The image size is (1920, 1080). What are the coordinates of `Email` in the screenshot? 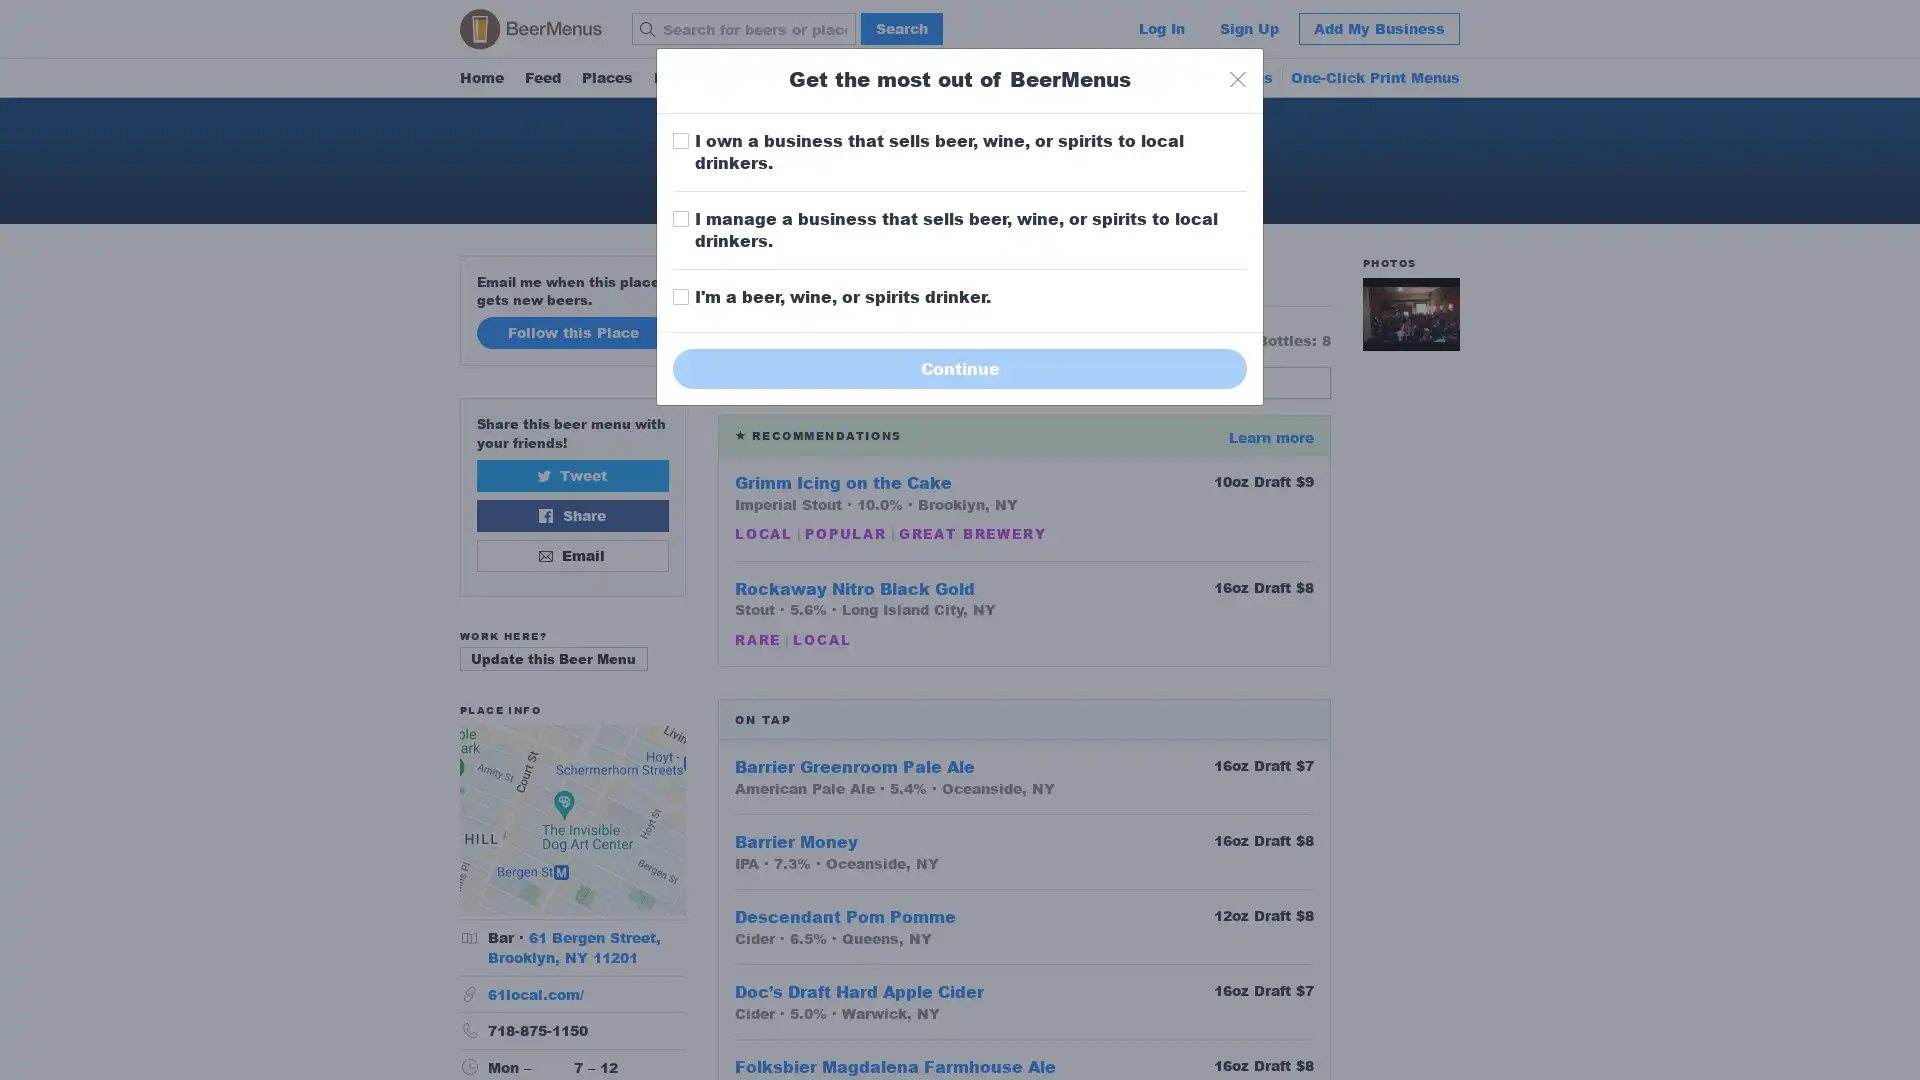 It's located at (571, 555).